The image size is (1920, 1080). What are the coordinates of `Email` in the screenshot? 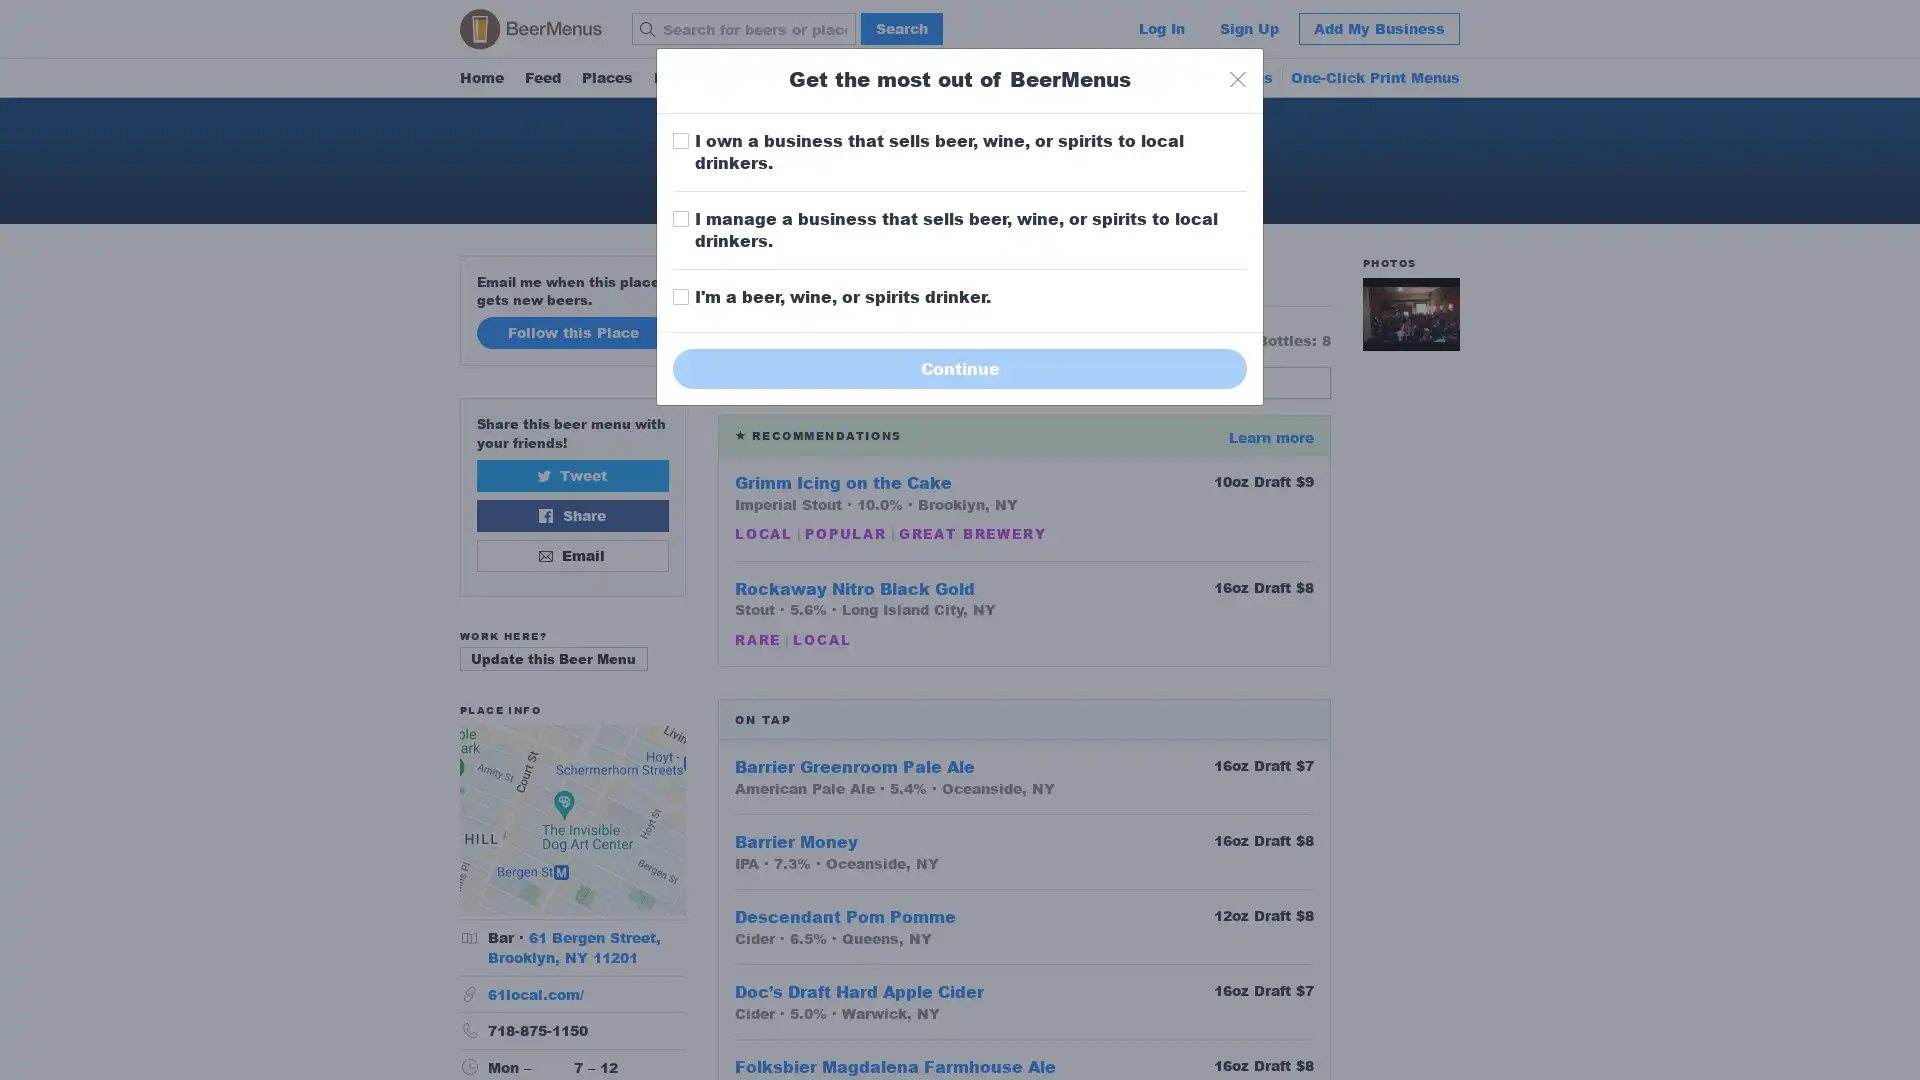 It's located at (571, 555).